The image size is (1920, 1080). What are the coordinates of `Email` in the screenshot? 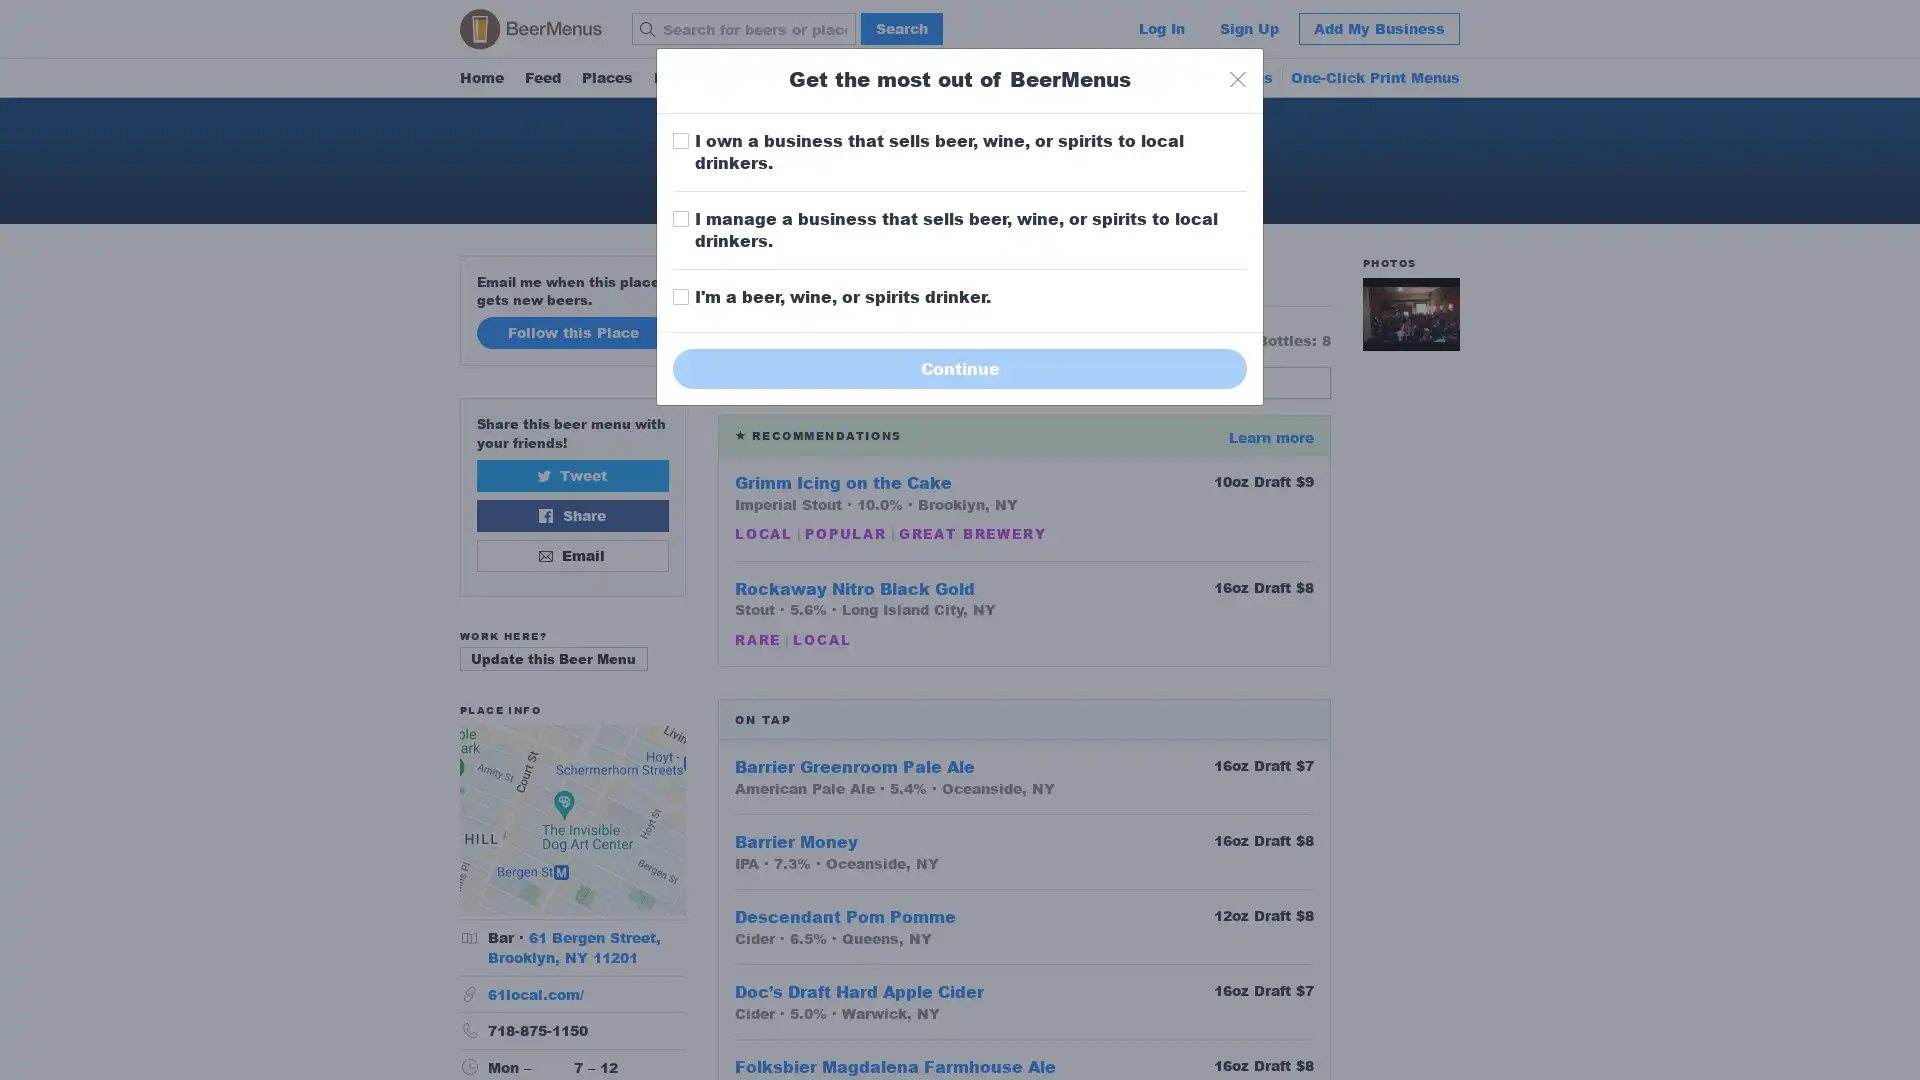 It's located at (571, 555).